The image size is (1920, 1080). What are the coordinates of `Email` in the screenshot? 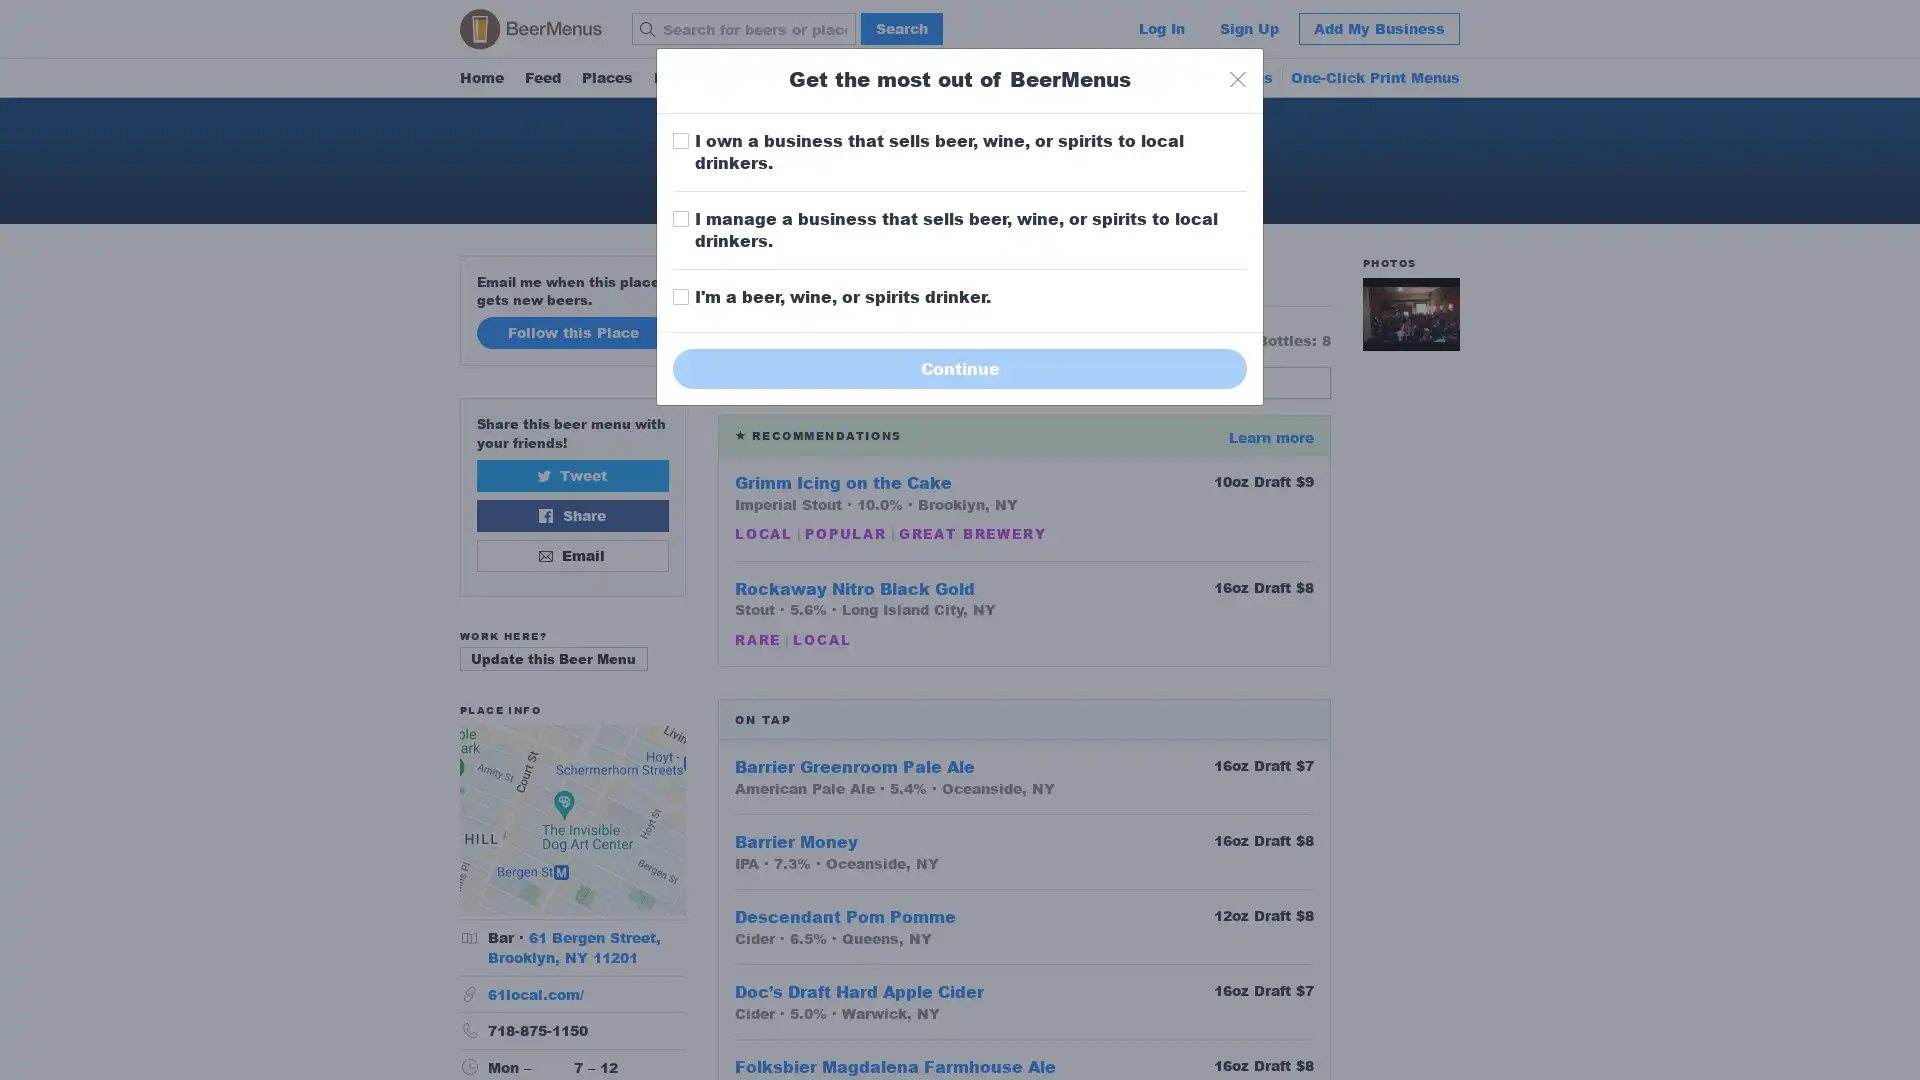 It's located at (571, 555).